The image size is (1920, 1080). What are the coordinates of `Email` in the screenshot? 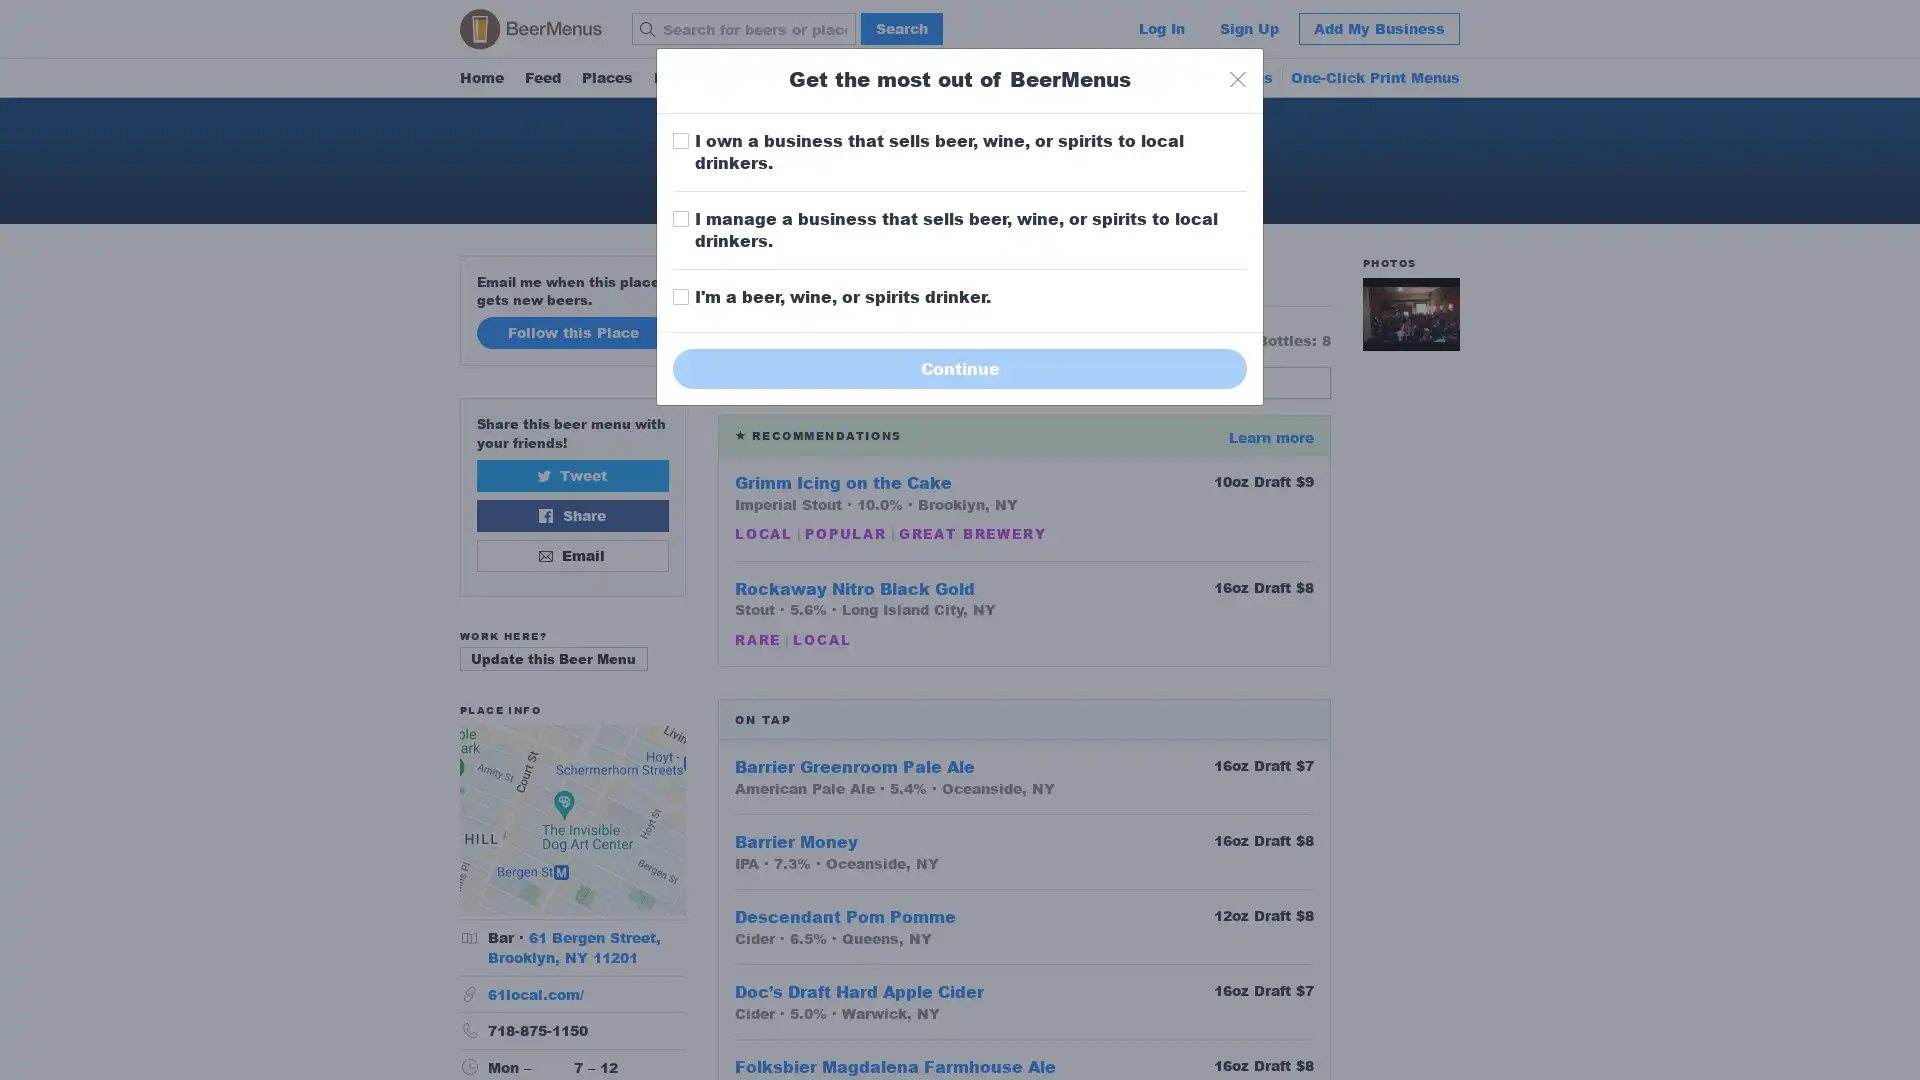 It's located at (571, 555).